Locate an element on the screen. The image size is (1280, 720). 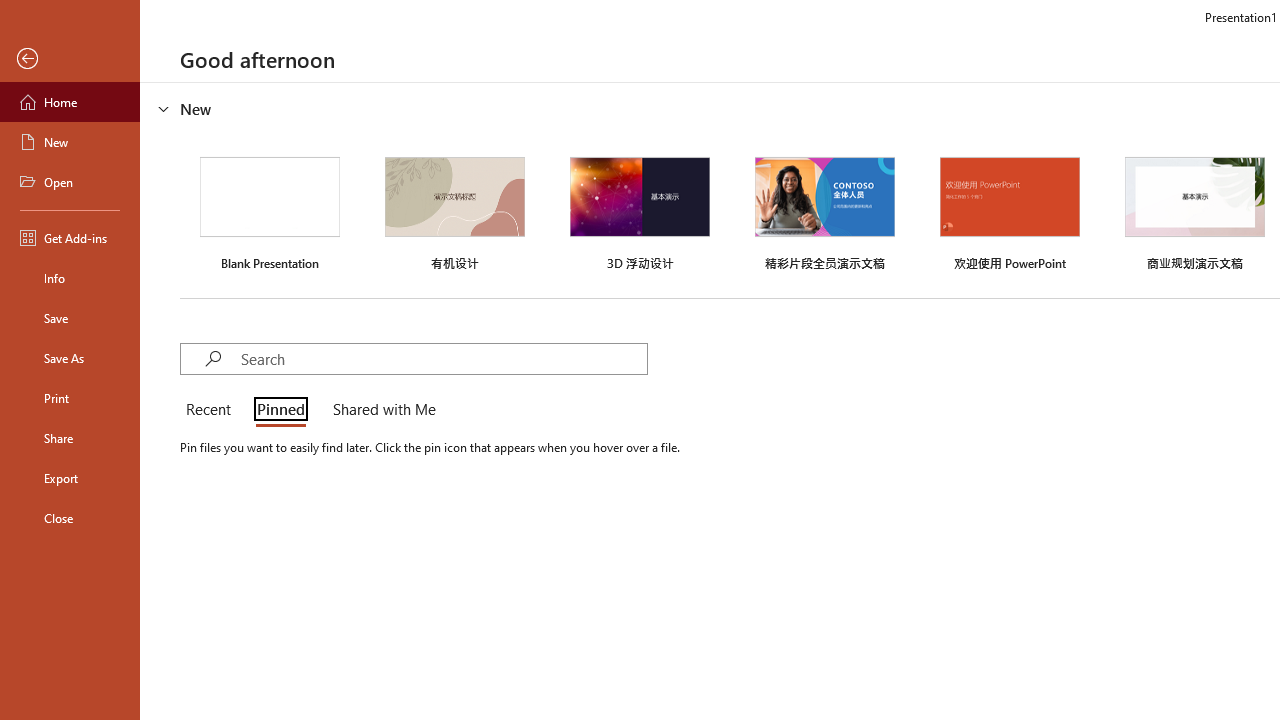
'Recent' is located at coordinates (212, 410).